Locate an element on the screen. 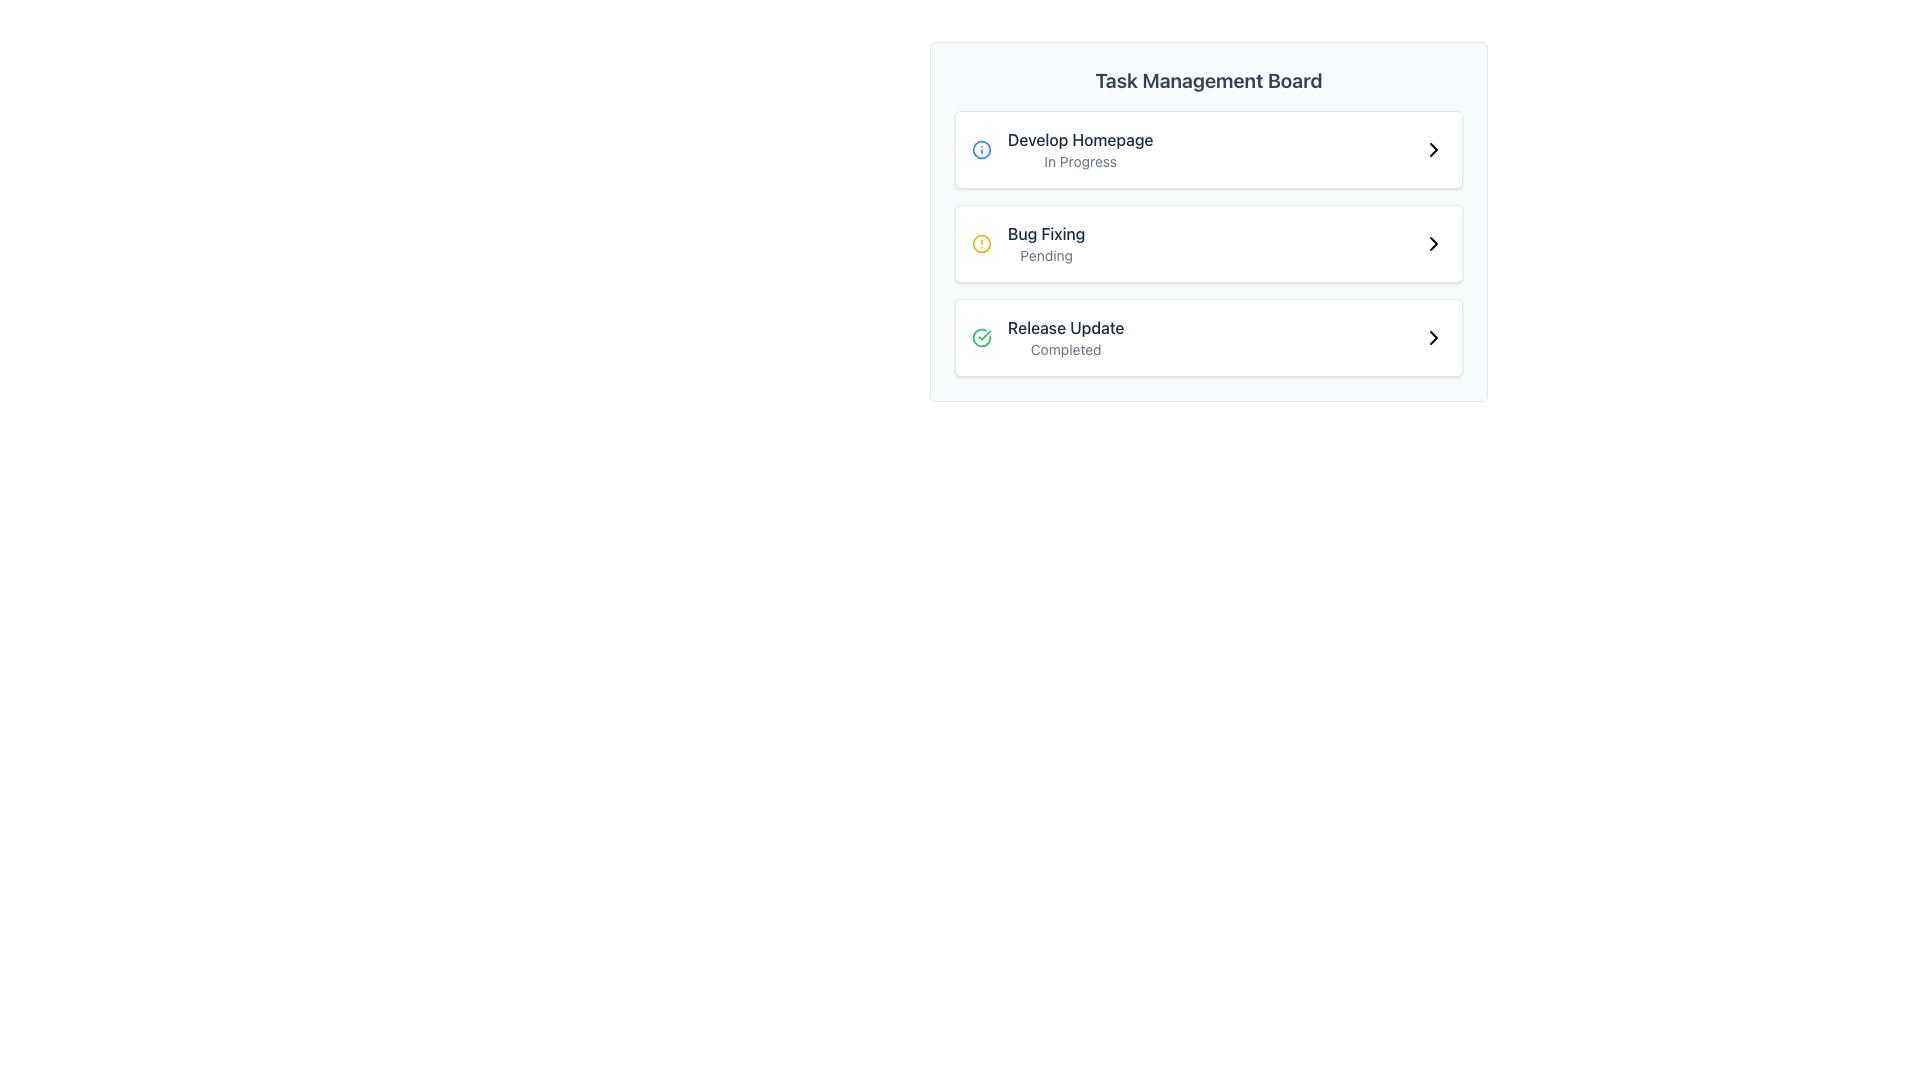  the blue circle icon component within the SVG graphic in the first row of the task list labeled 'Develop Homepage' is located at coordinates (982, 149).